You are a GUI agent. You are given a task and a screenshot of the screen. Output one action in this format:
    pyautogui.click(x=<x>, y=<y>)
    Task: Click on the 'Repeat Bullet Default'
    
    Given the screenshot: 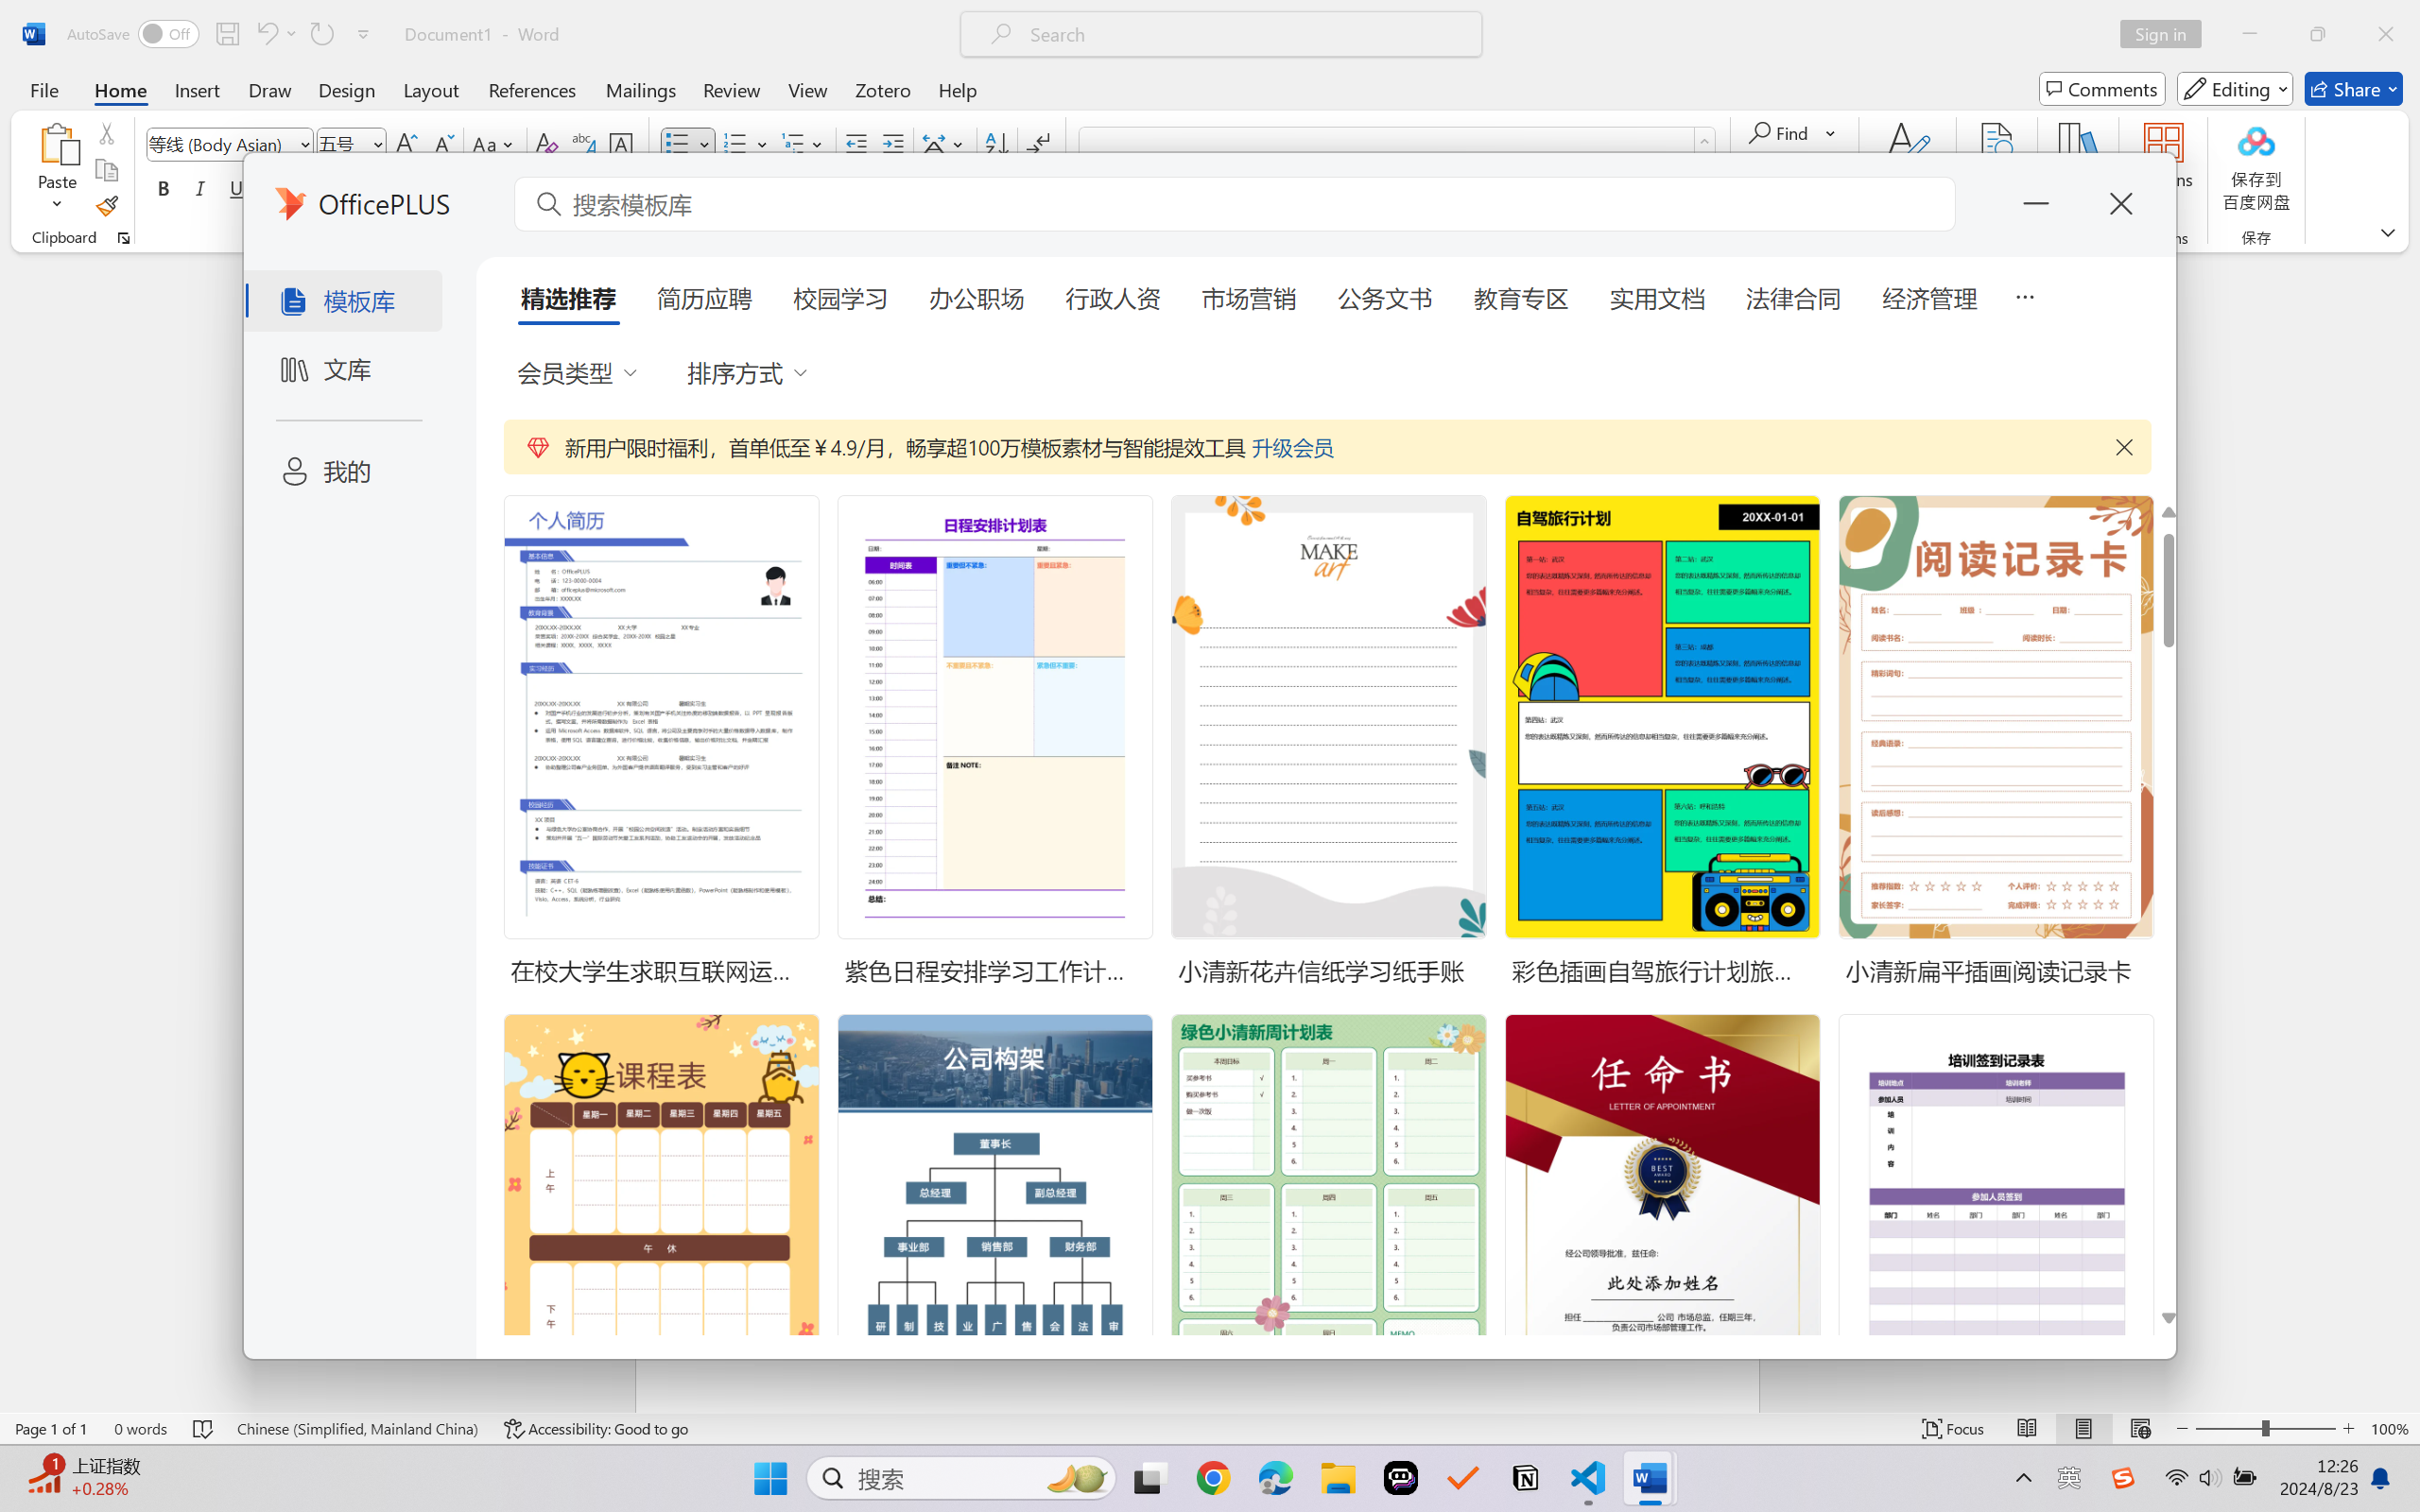 What is the action you would take?
    pyautogui.click(x=320, y=33)
    